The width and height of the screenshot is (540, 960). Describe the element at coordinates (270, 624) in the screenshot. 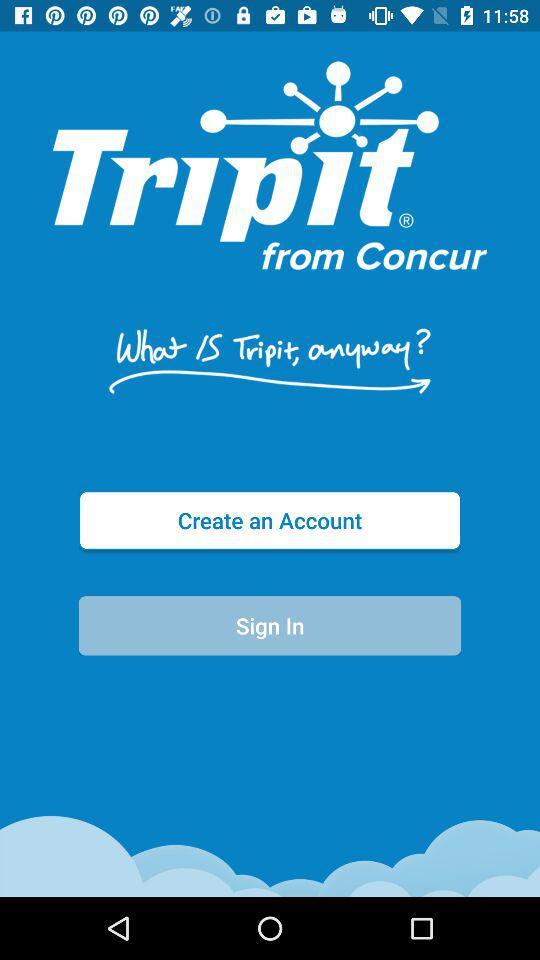

I see `item below the create an account item` at that location.